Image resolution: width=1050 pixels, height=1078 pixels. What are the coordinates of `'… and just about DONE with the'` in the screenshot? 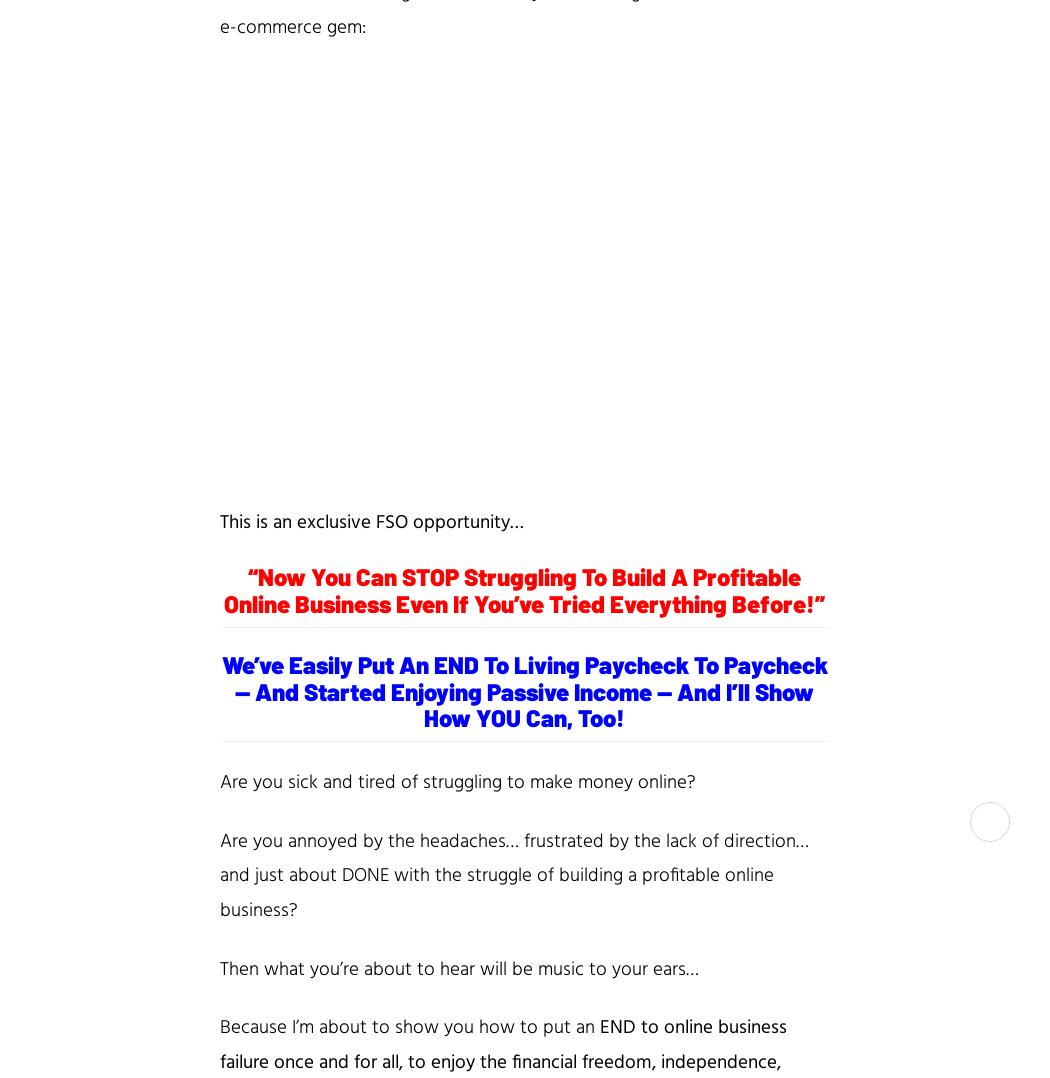 It's located at (513, 857).